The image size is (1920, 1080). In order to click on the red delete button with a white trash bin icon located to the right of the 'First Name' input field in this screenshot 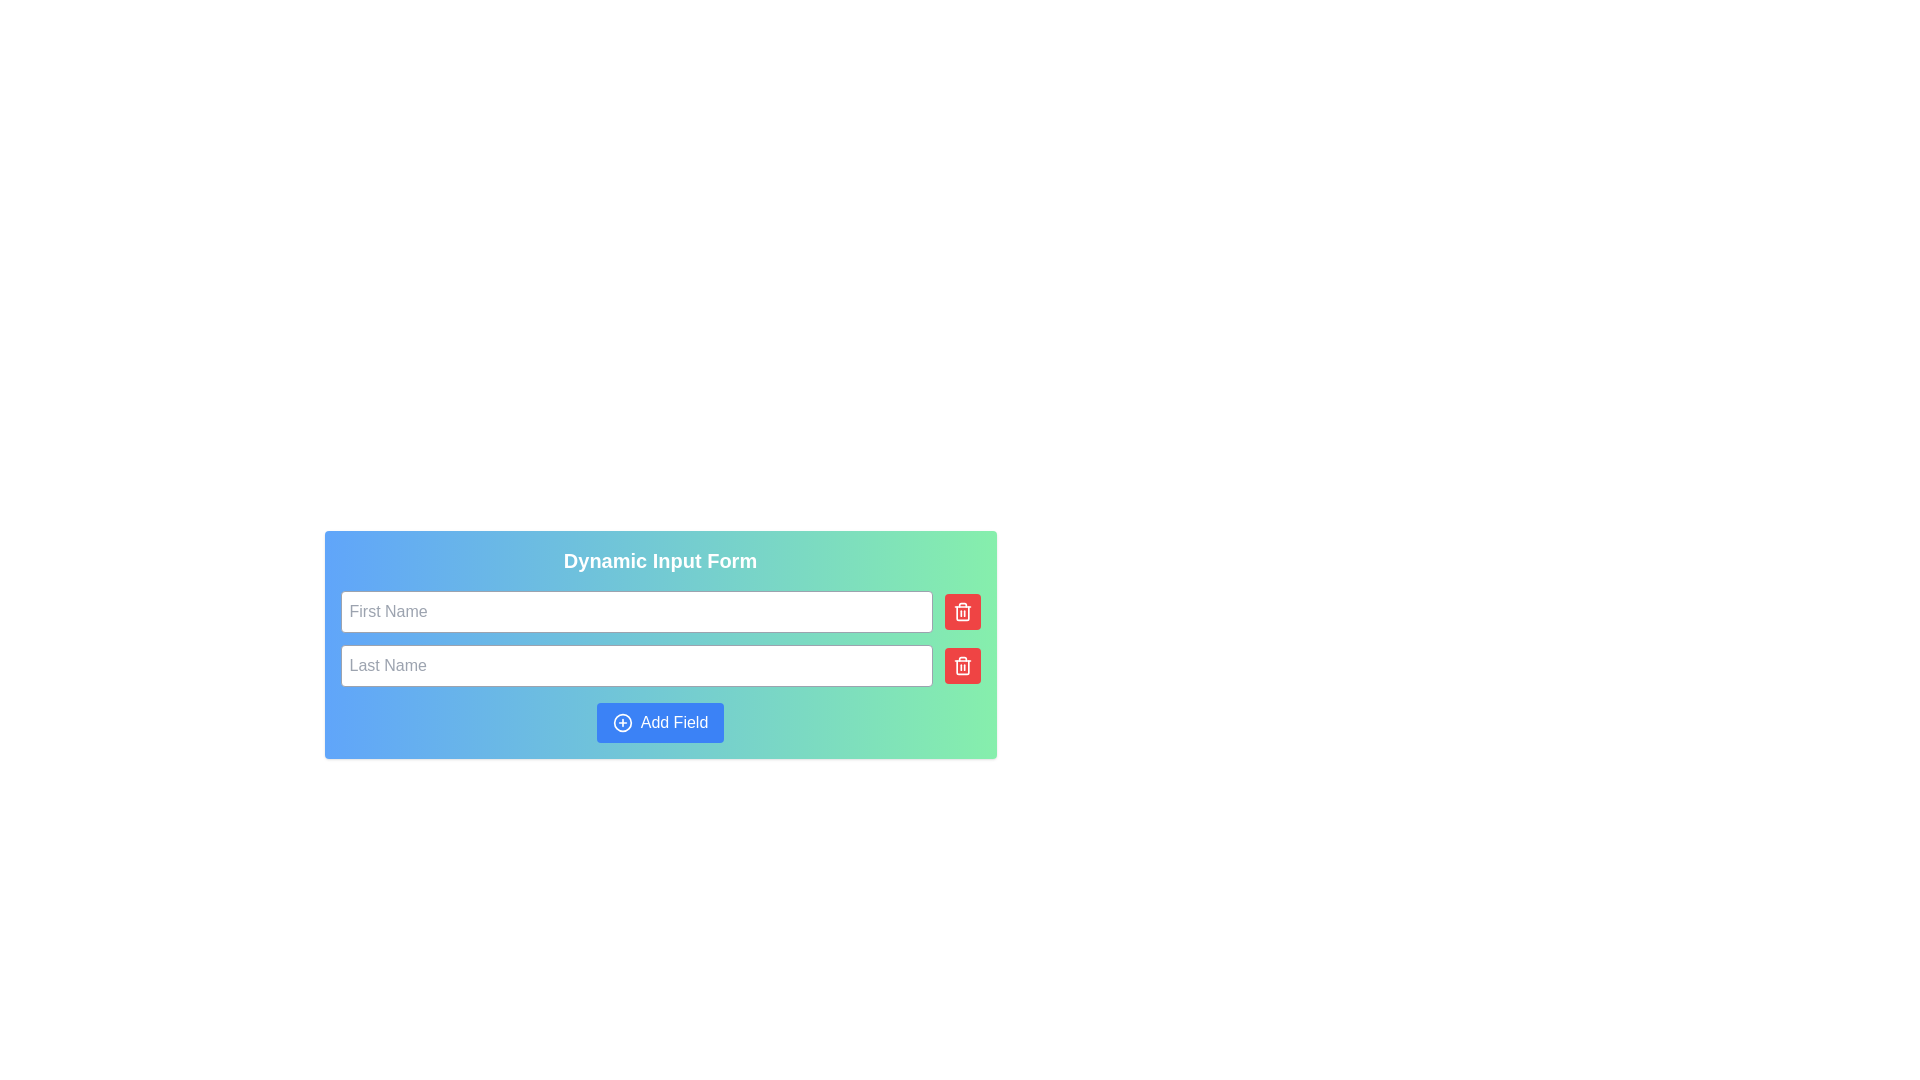, I will do `click(962, 611)`.